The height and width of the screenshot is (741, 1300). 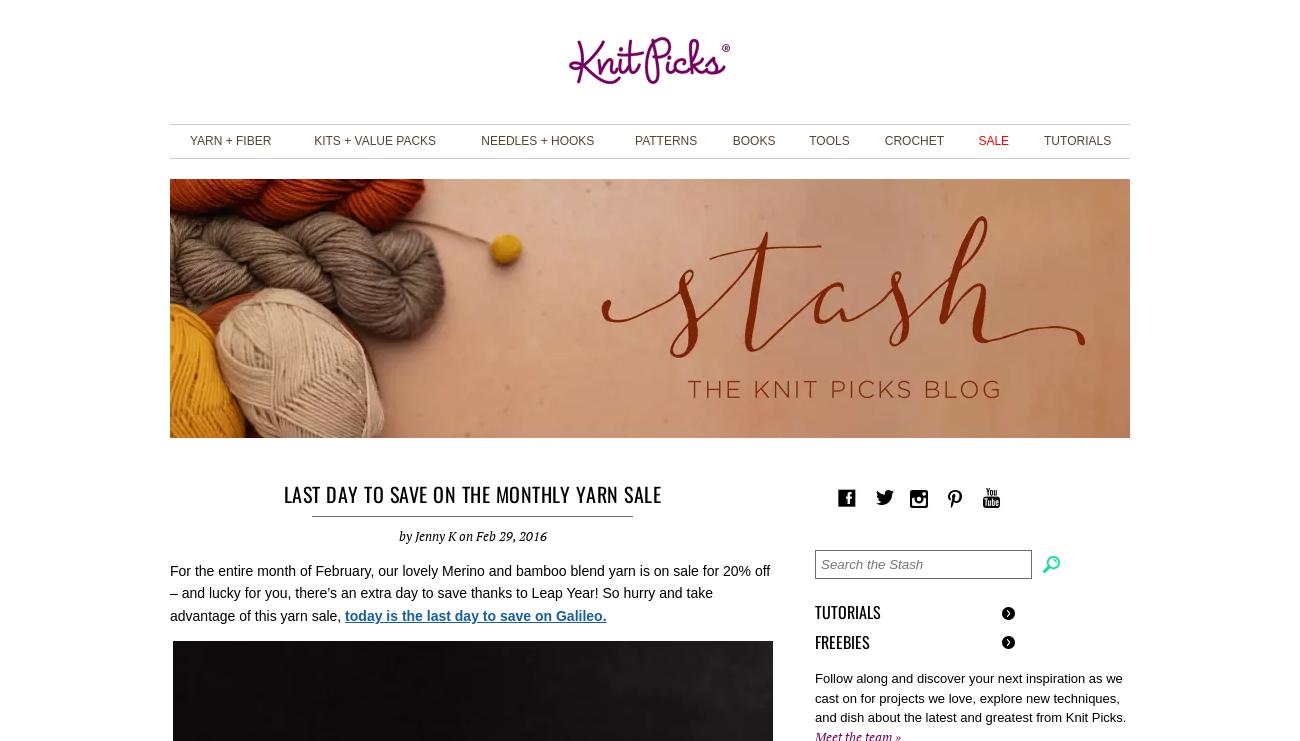 I want to click on 'Jenny K', so click(x=433, y=534).